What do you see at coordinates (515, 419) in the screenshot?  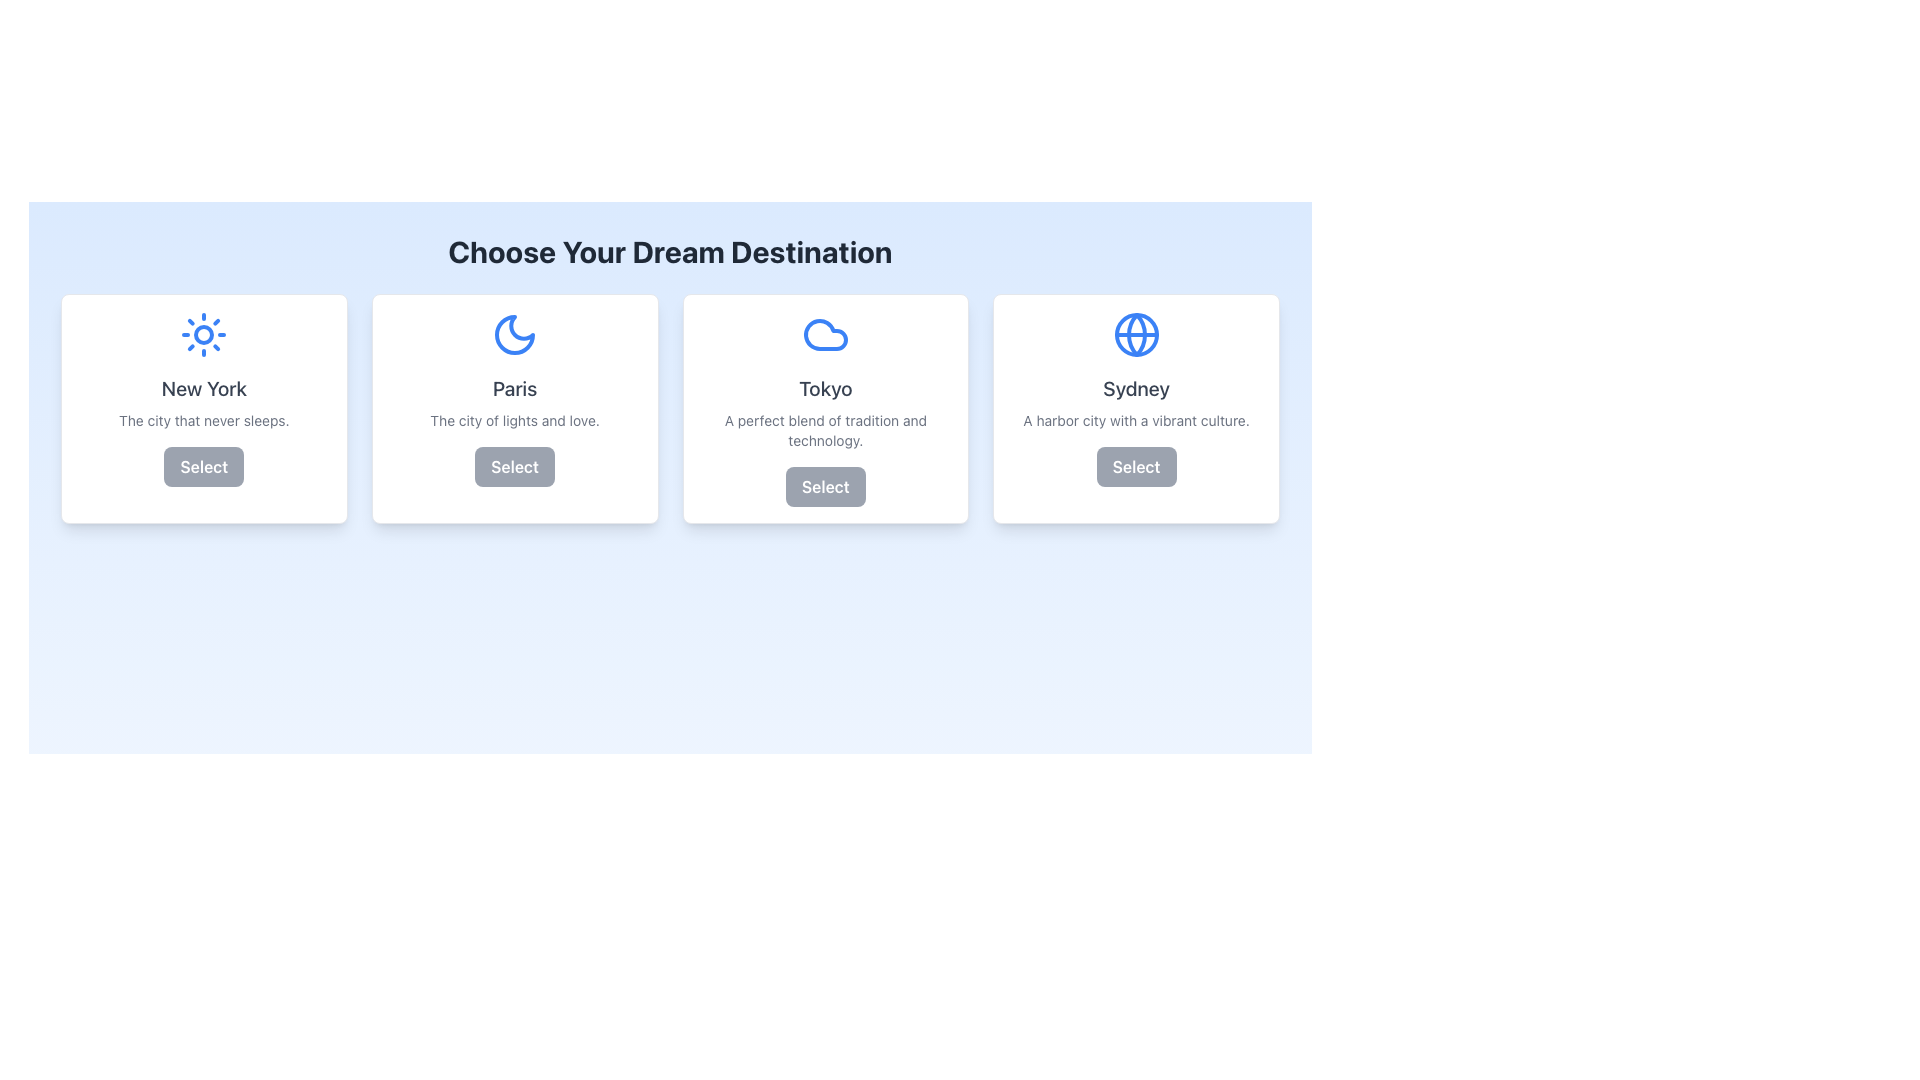 I see `the text label displaying 'The city of lights and love.' which is located below the 'Paris' heading and above the 'Select' button in the 'Paris' card` at bounding box center [515, 419].